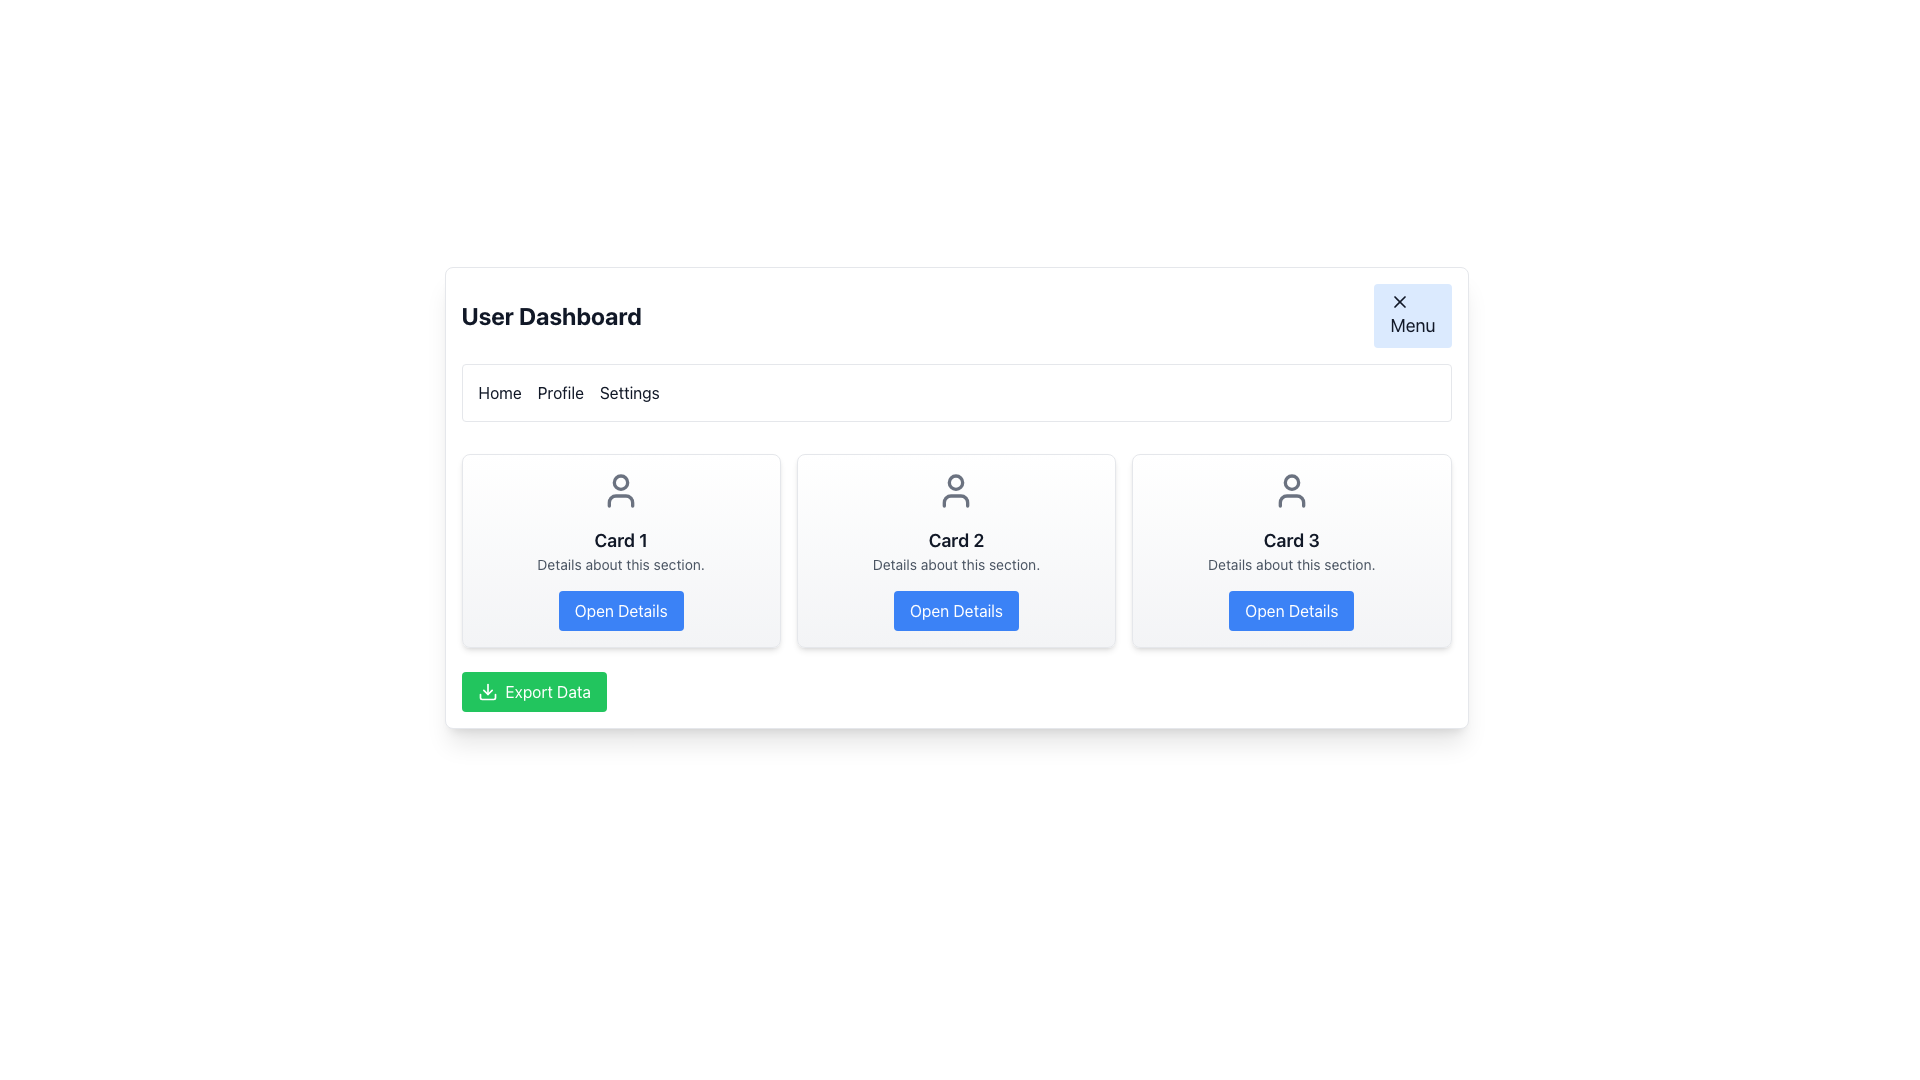 The image size is (1920, 1080). I want to click on the medium-sized circular icon resembling a user outline with a muted gray color located at the top center of 'Card 3', so click(1291, 490).